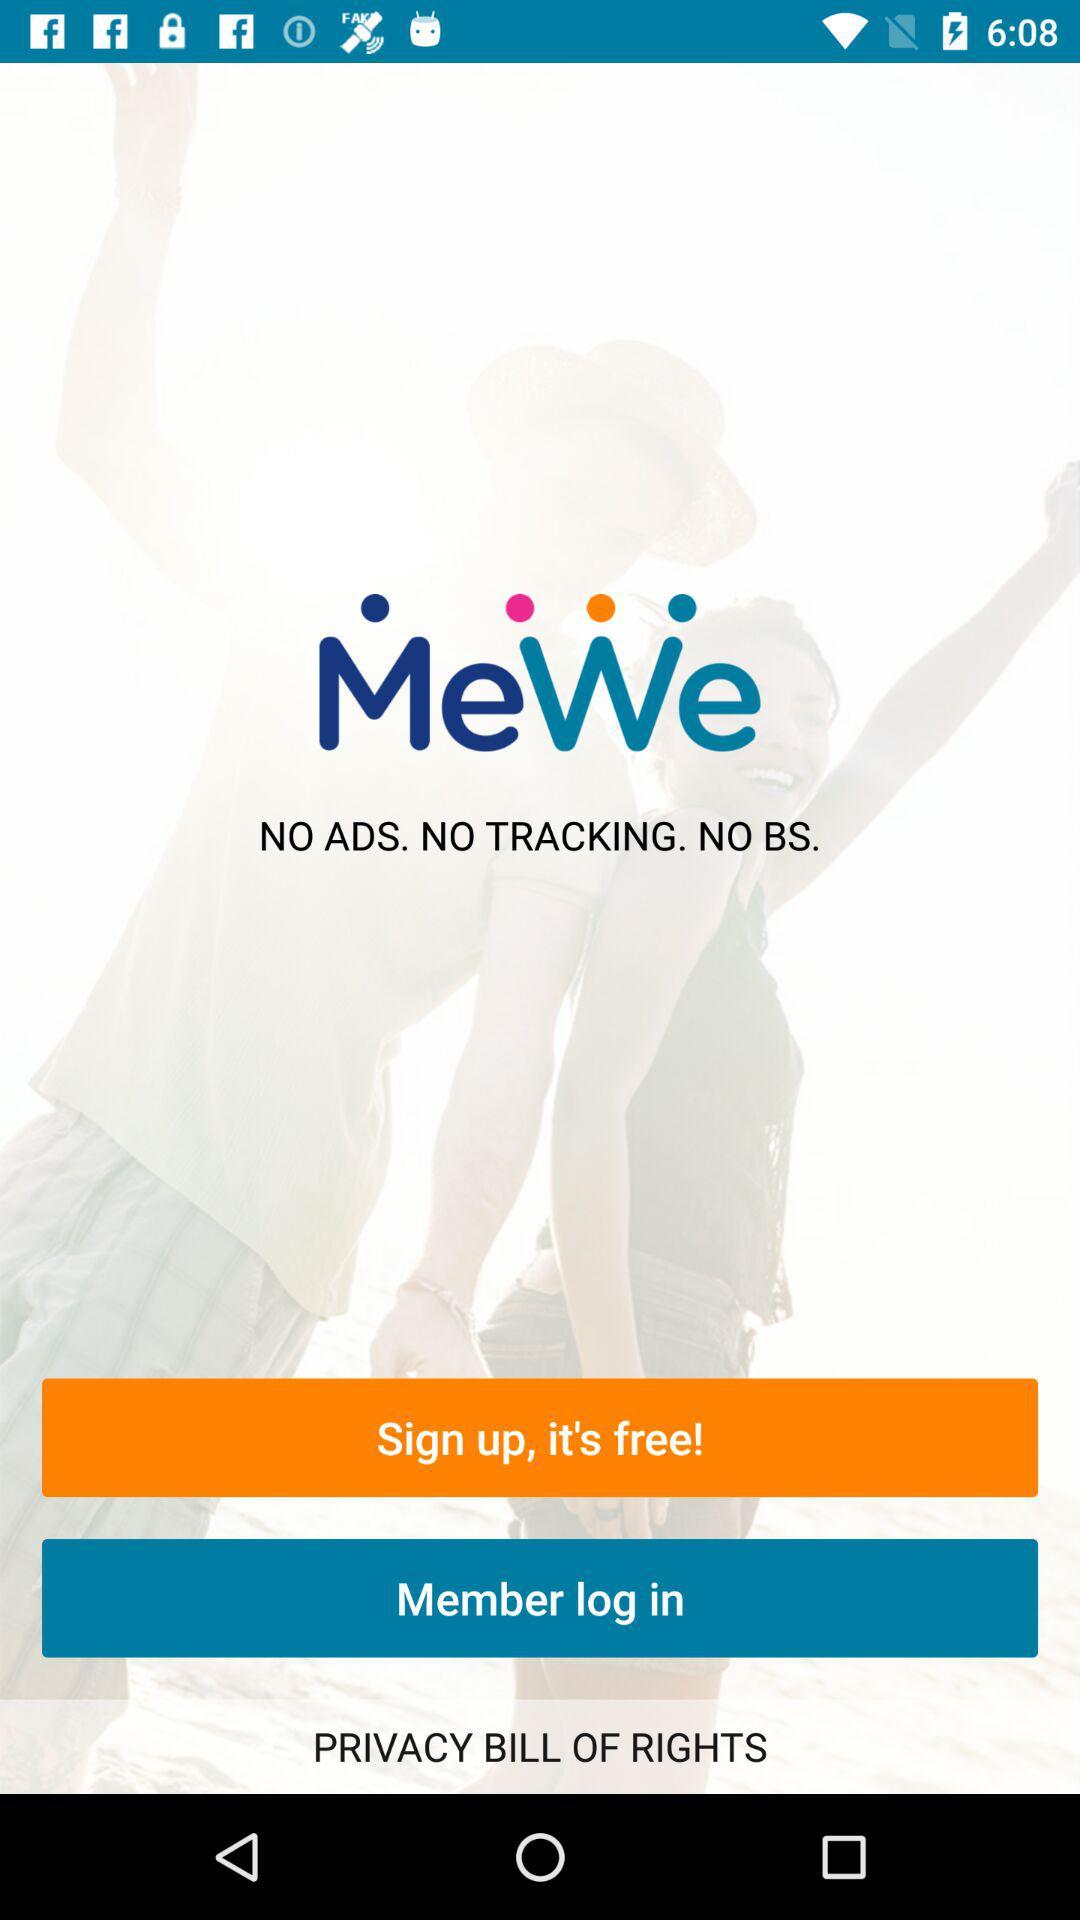 The width and height of the screenshot is (1080, 1920). I want to click on sign up it icon, so click(540, 1436).